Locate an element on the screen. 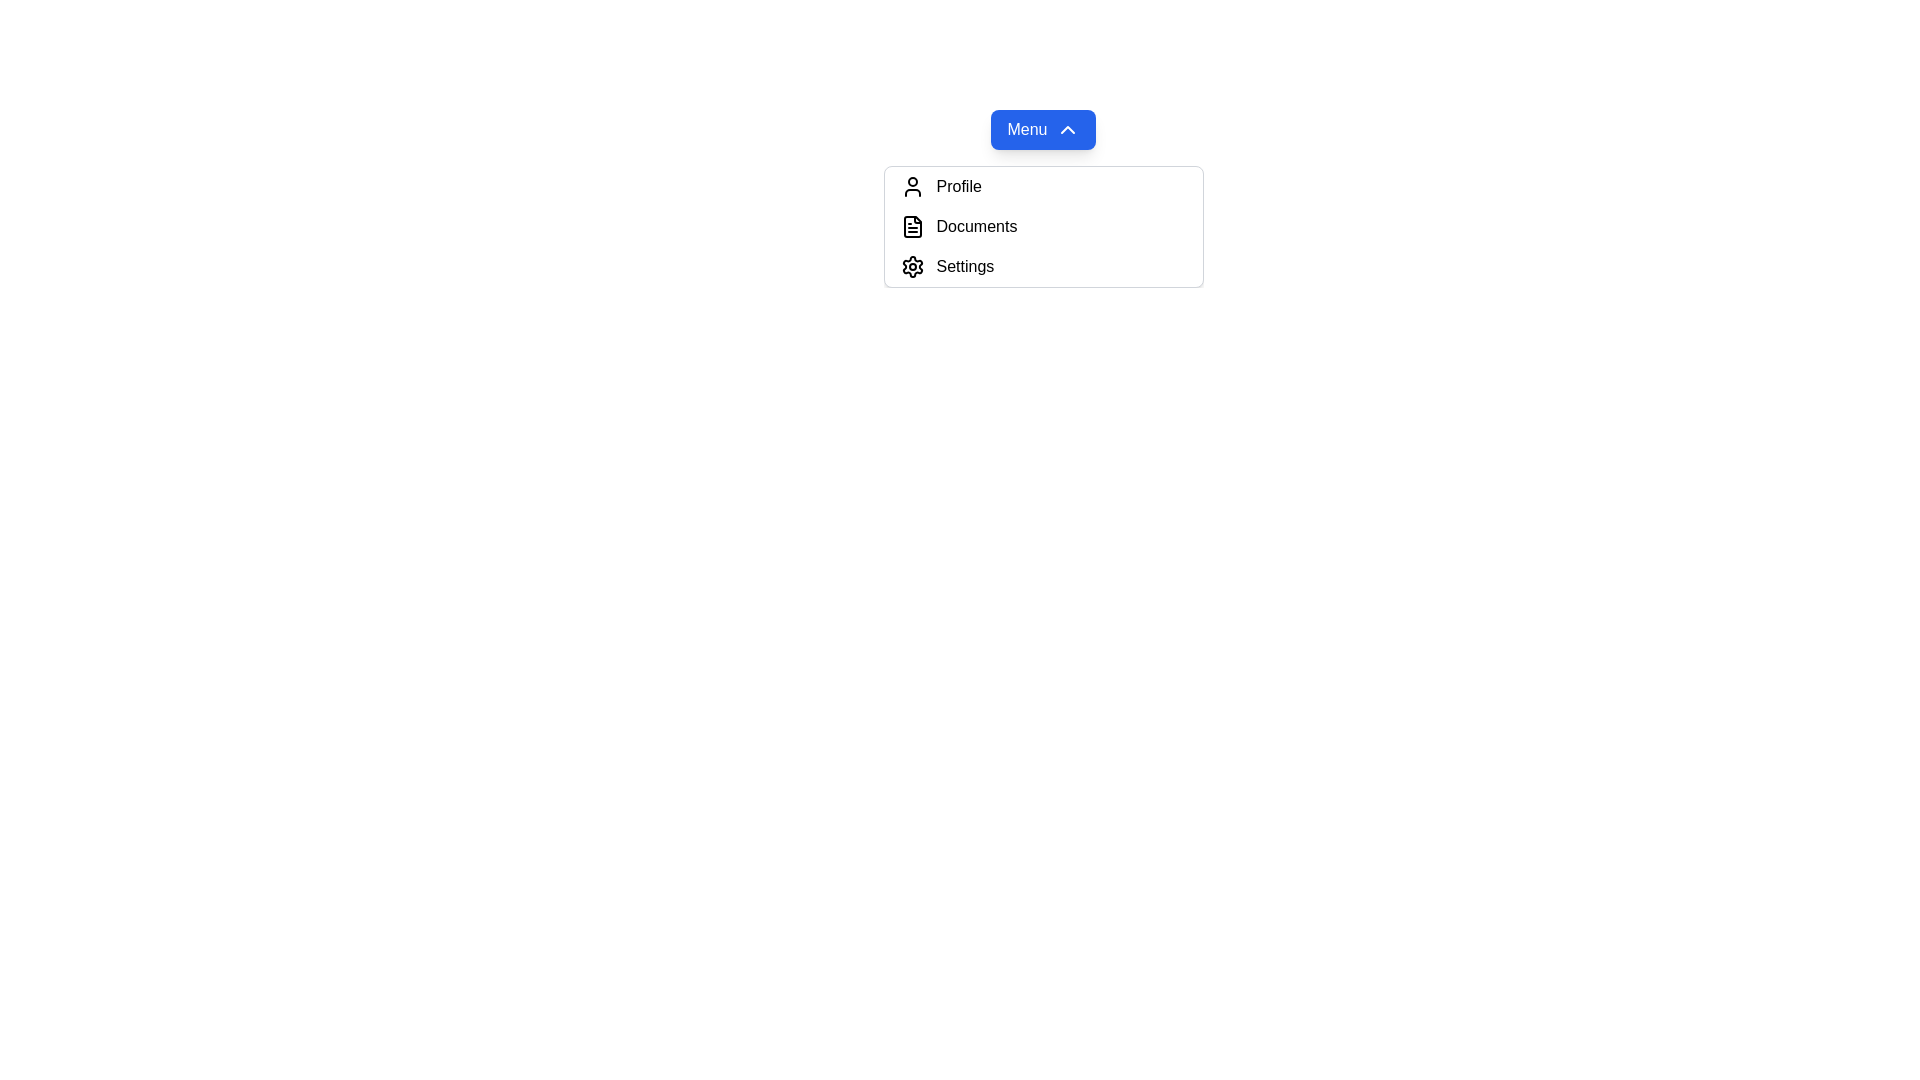  the settings SVG icon located at the bottom of the dropdown menu adjacent to the text 'Settings' is located at coordinates (911, 265).